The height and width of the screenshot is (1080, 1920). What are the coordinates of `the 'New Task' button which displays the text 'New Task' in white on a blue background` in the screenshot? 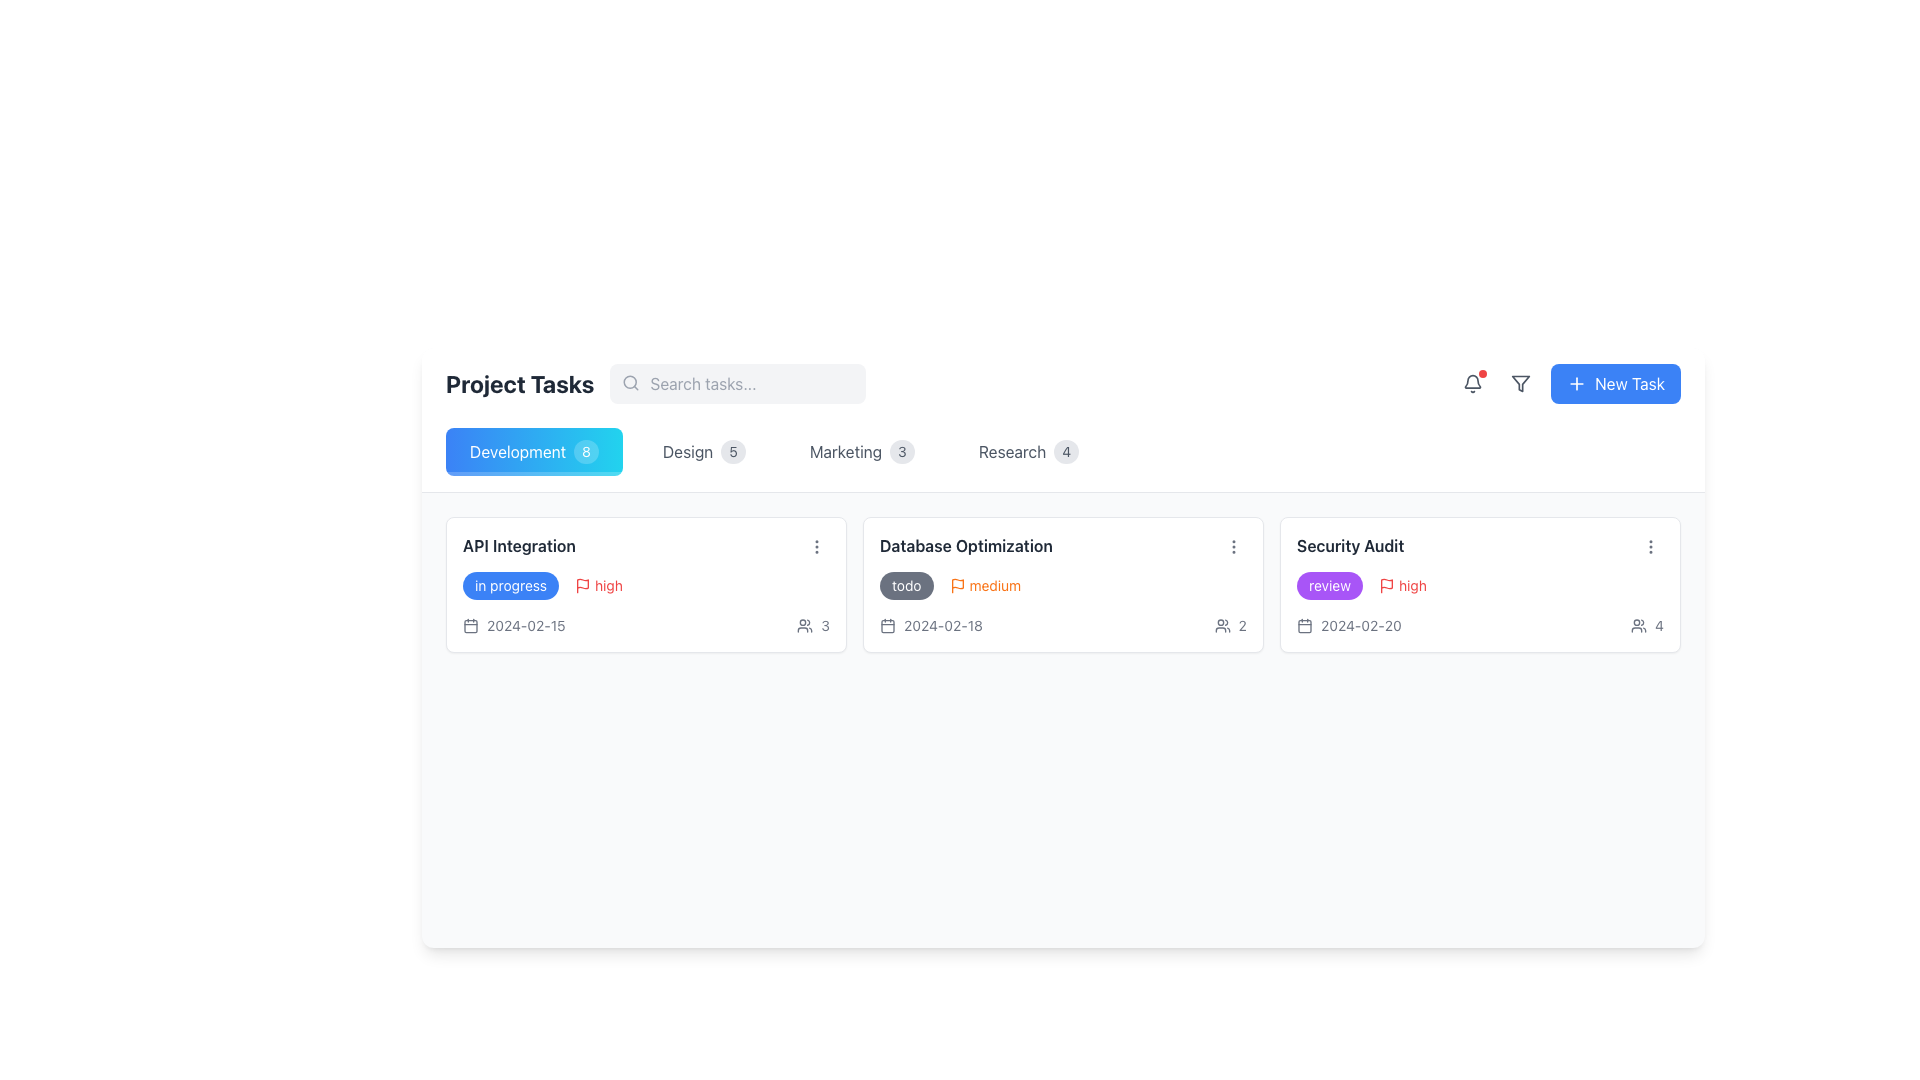 It's located at (1630, 384).